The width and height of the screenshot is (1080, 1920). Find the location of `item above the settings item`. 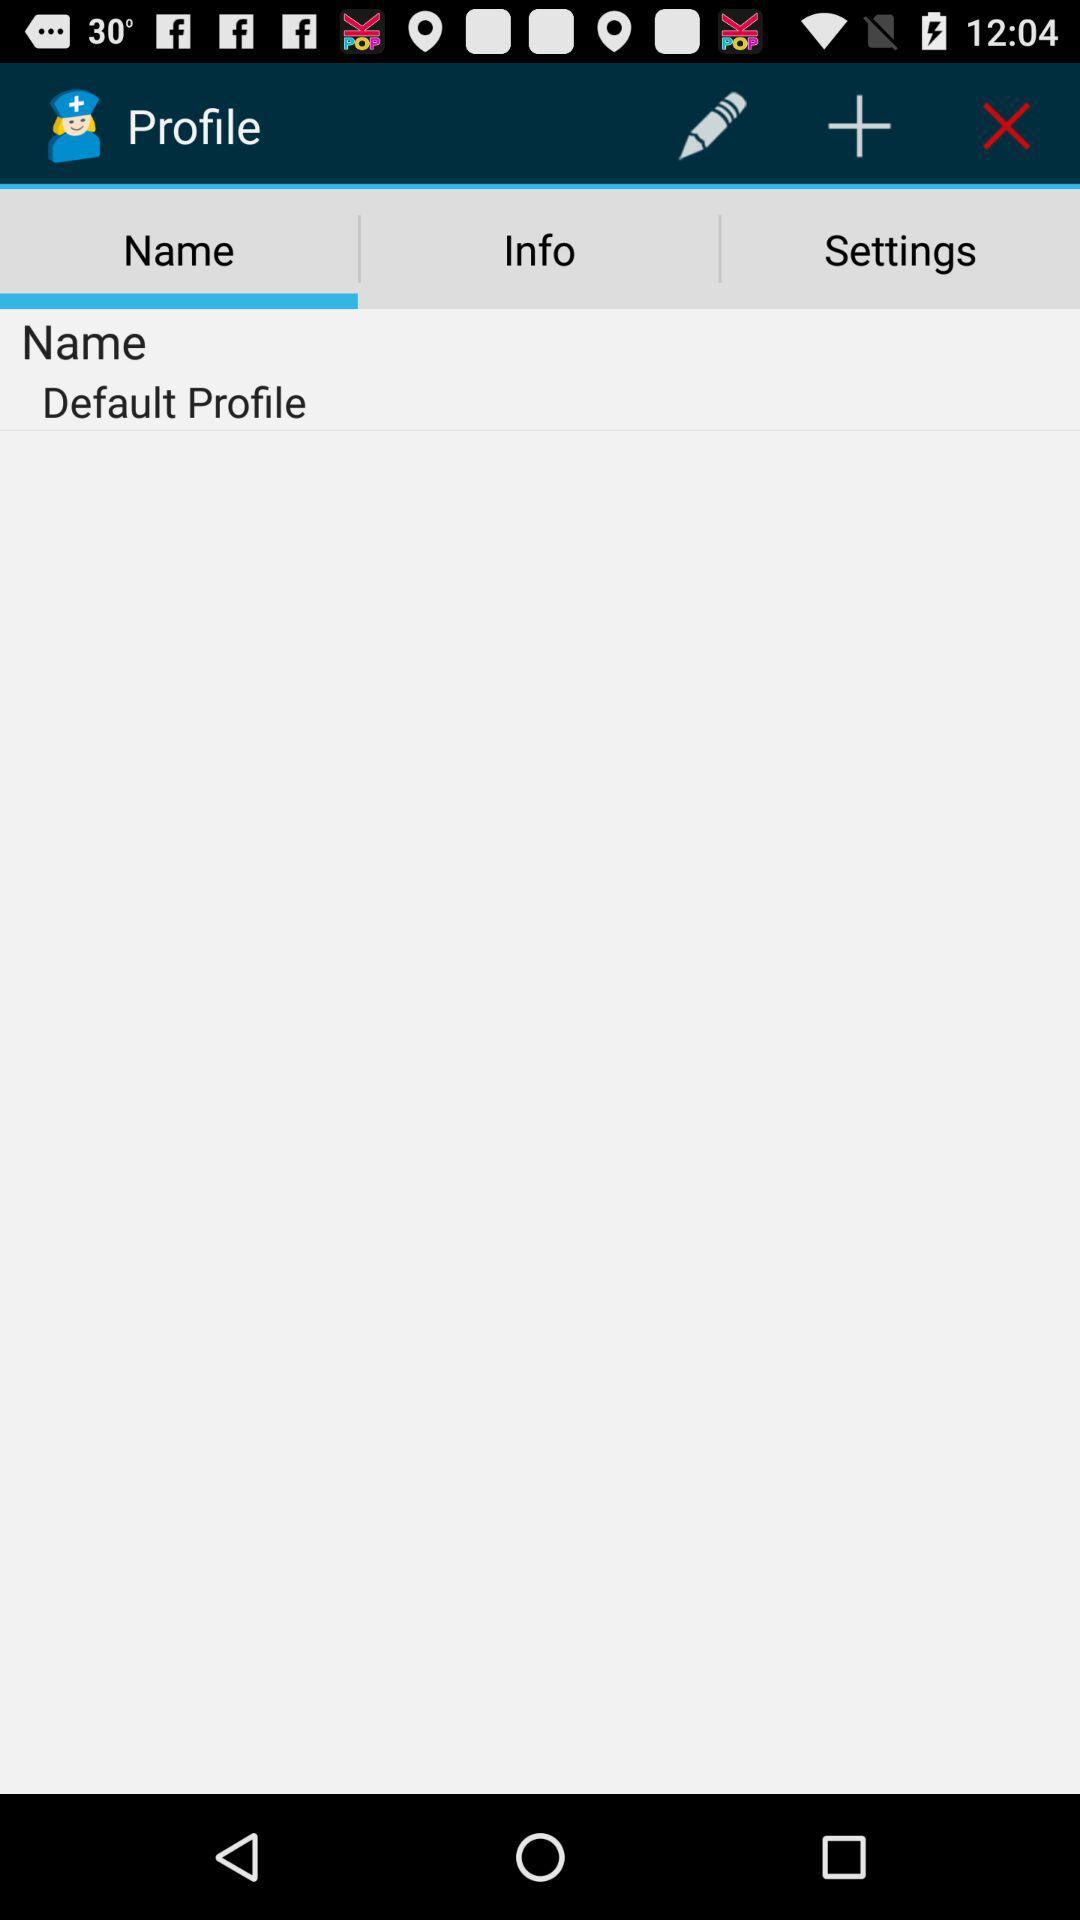

item above the settings item is located at coordinates (1006, 124).